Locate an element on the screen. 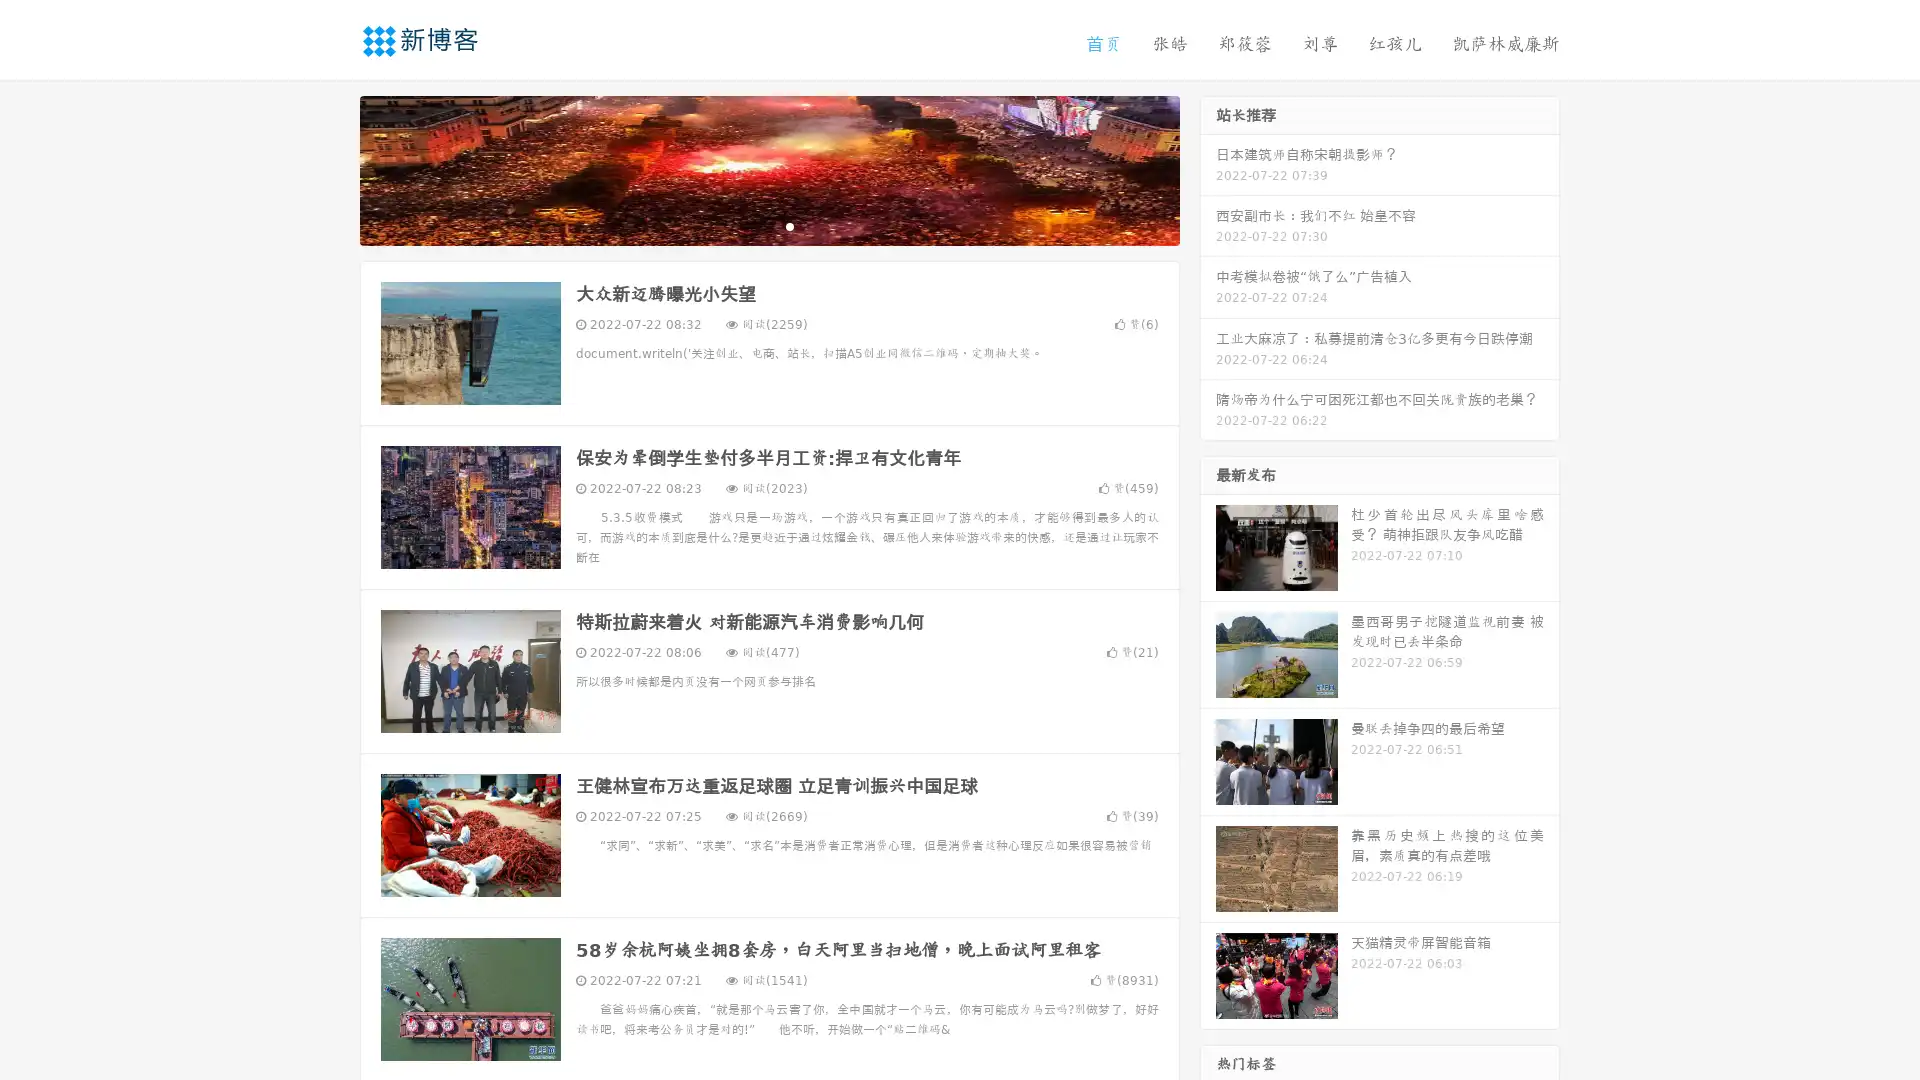  Next slide is located at coordinates (1208, 168).